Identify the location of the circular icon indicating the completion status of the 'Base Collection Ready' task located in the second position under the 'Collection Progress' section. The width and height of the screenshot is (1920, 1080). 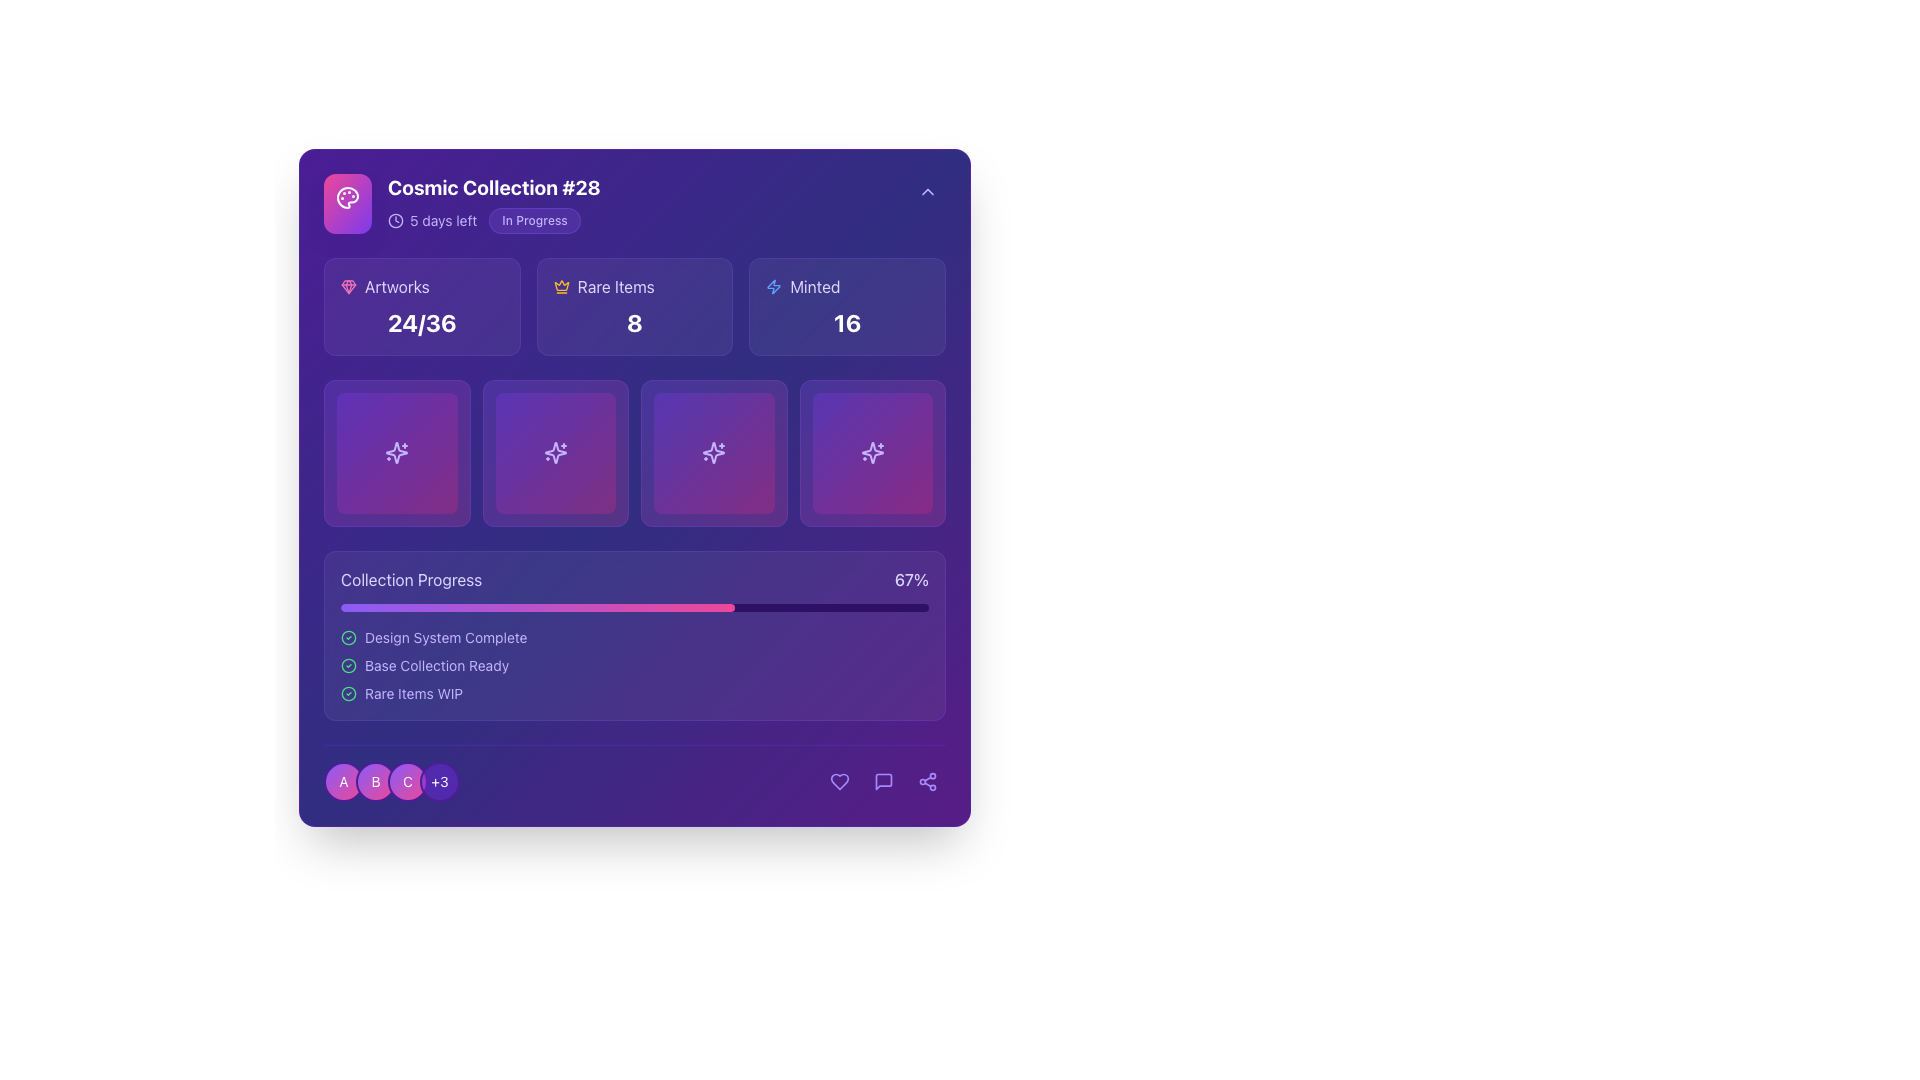
(349, 637).